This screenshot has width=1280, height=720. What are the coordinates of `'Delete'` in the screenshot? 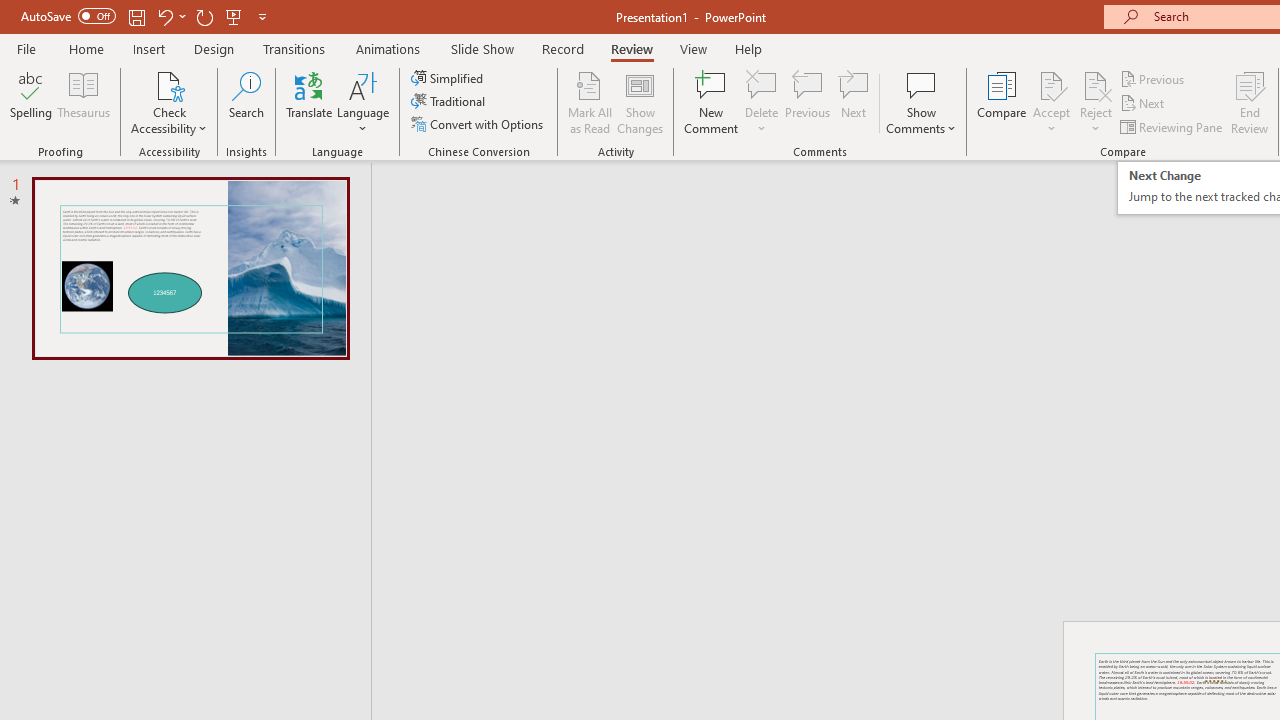 It's located at (761, 84).